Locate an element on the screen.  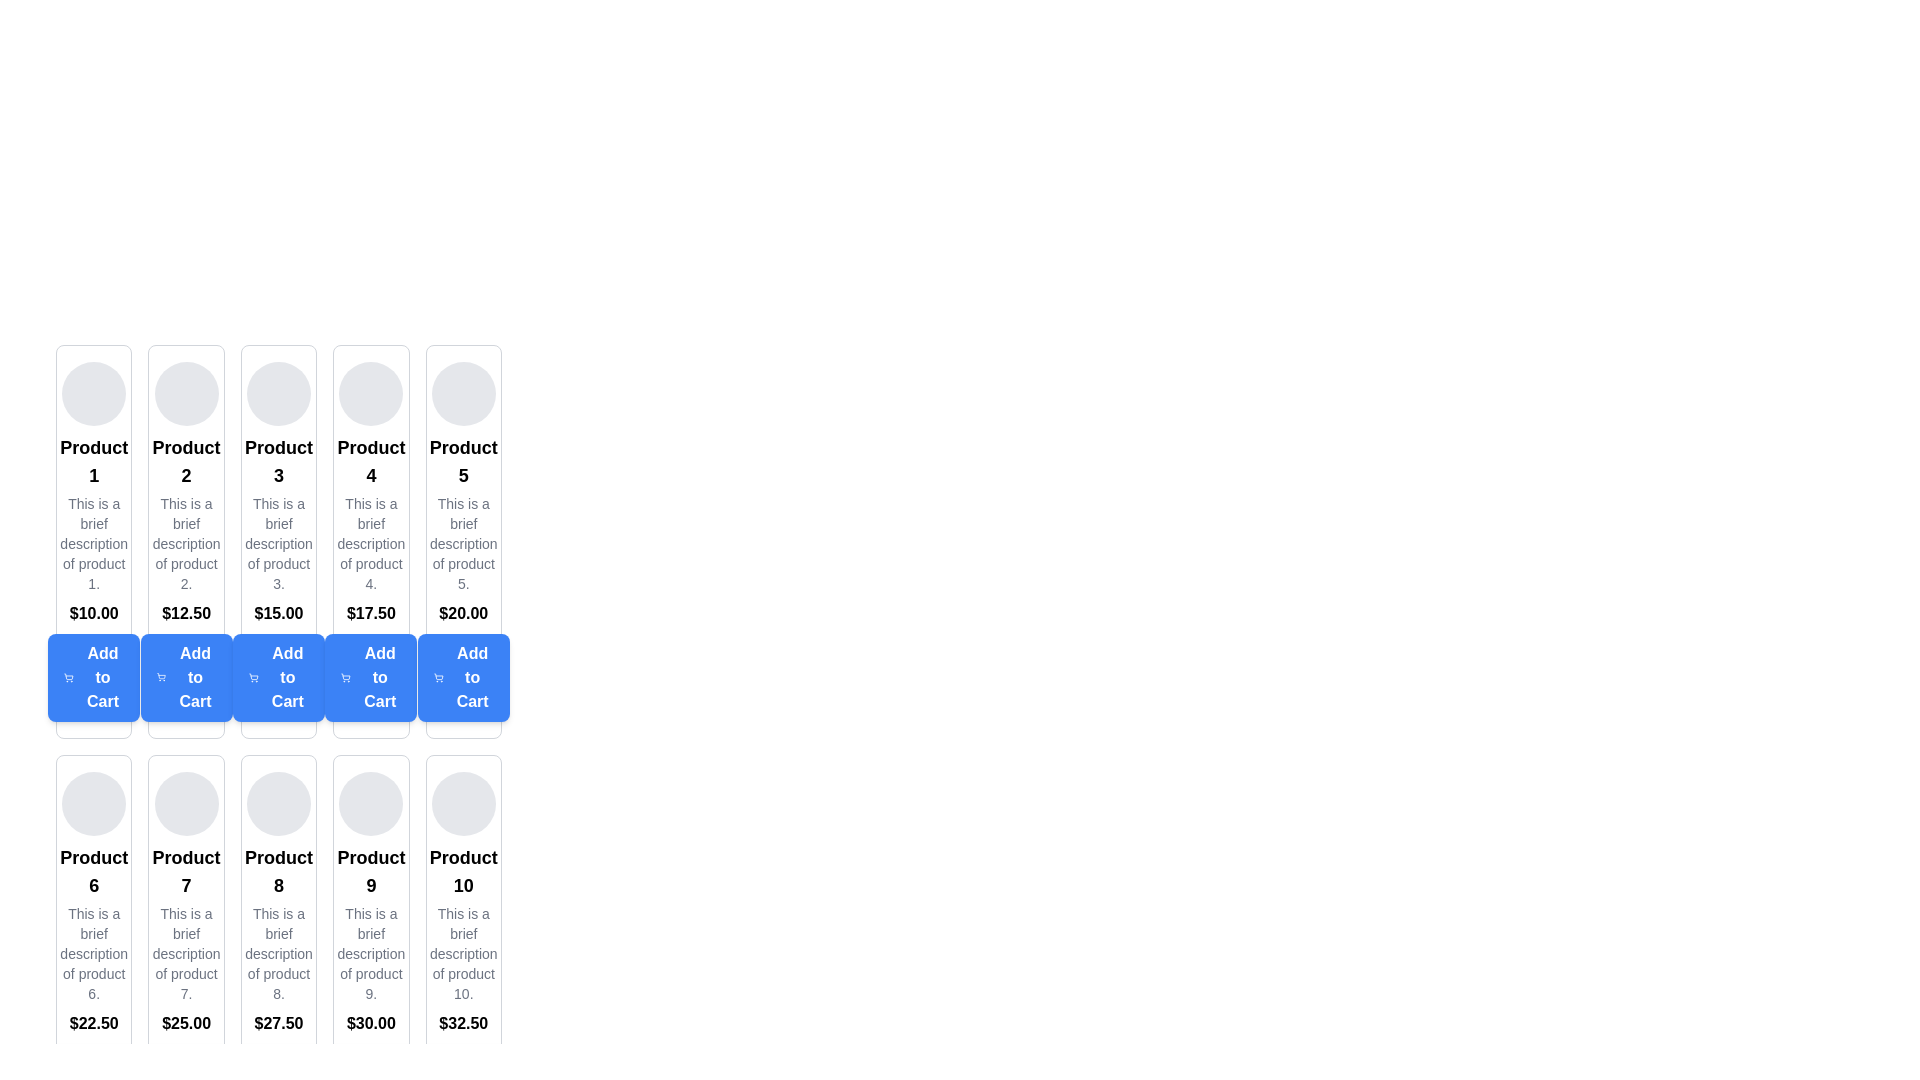
the blue 'Add is located at coordinates (186, 677).